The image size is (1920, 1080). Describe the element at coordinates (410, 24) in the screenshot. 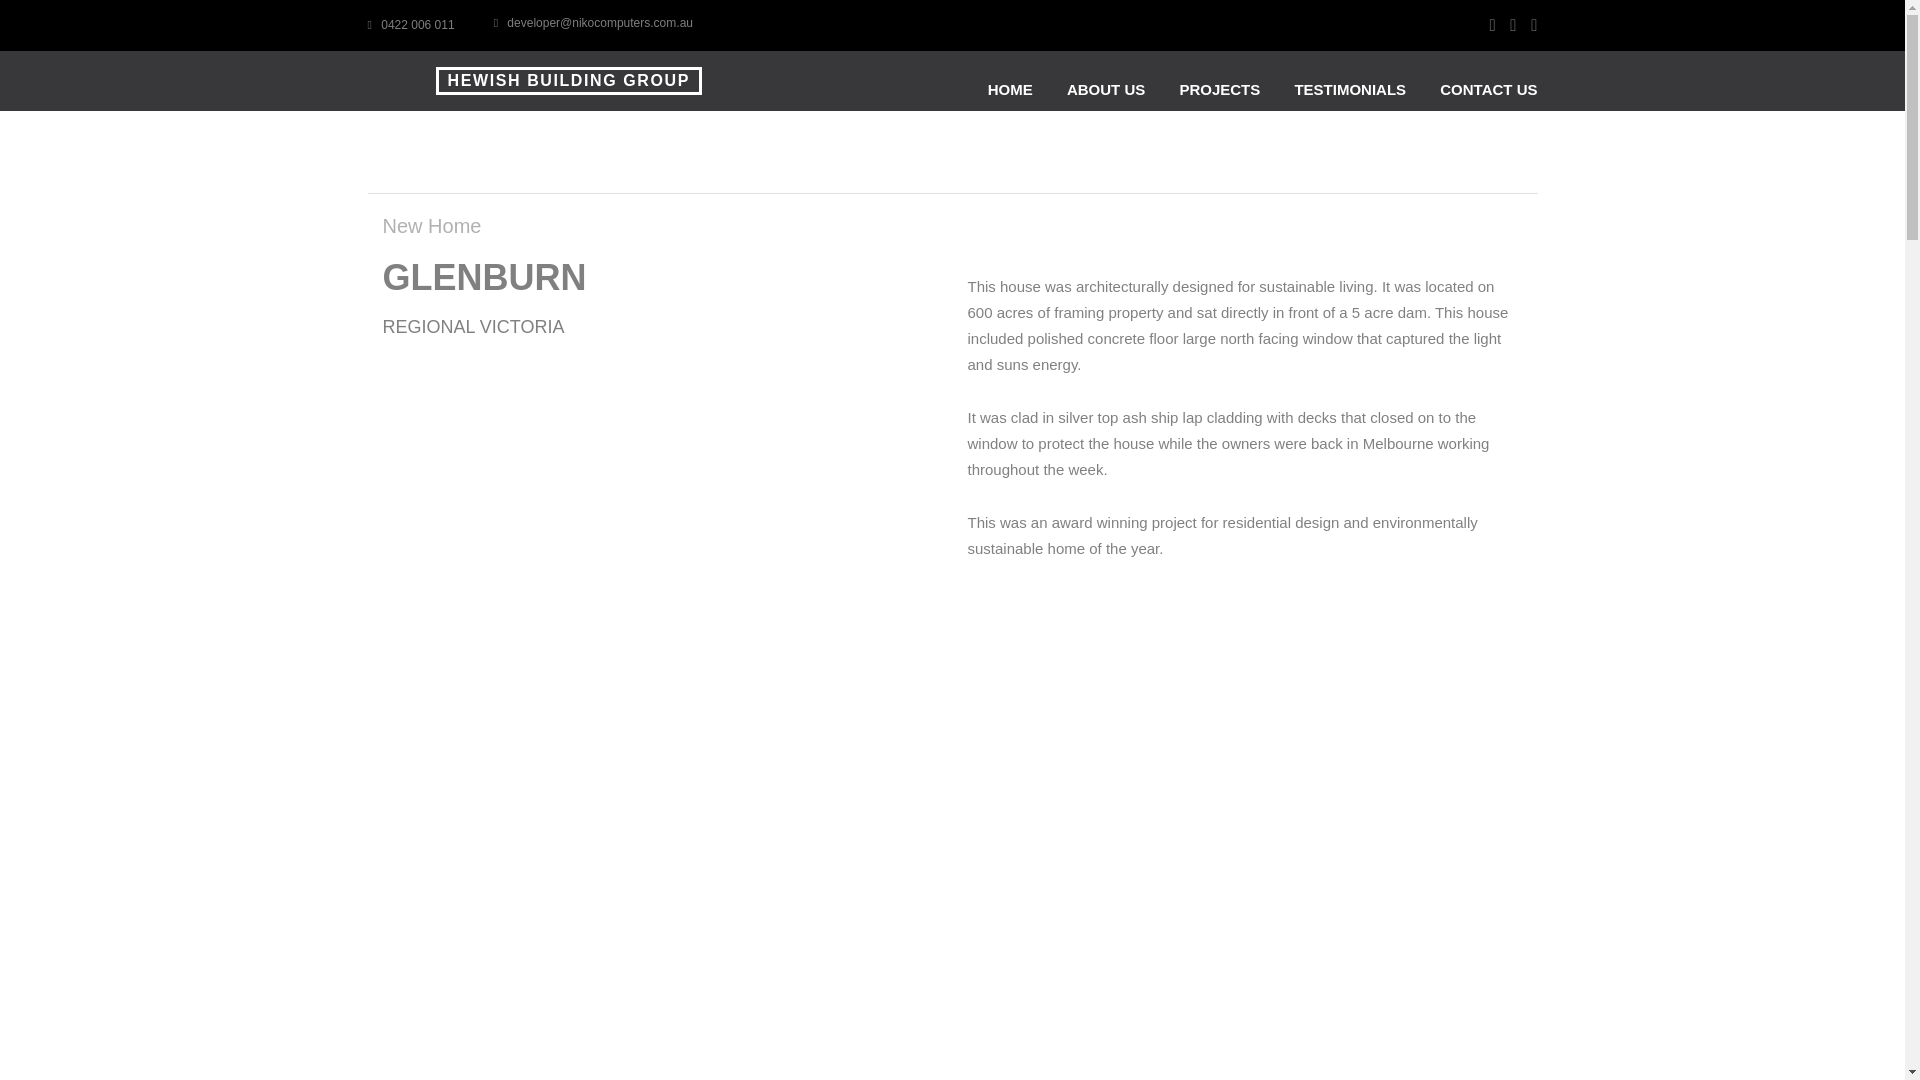

I see `'0422 006 011'` at that location.